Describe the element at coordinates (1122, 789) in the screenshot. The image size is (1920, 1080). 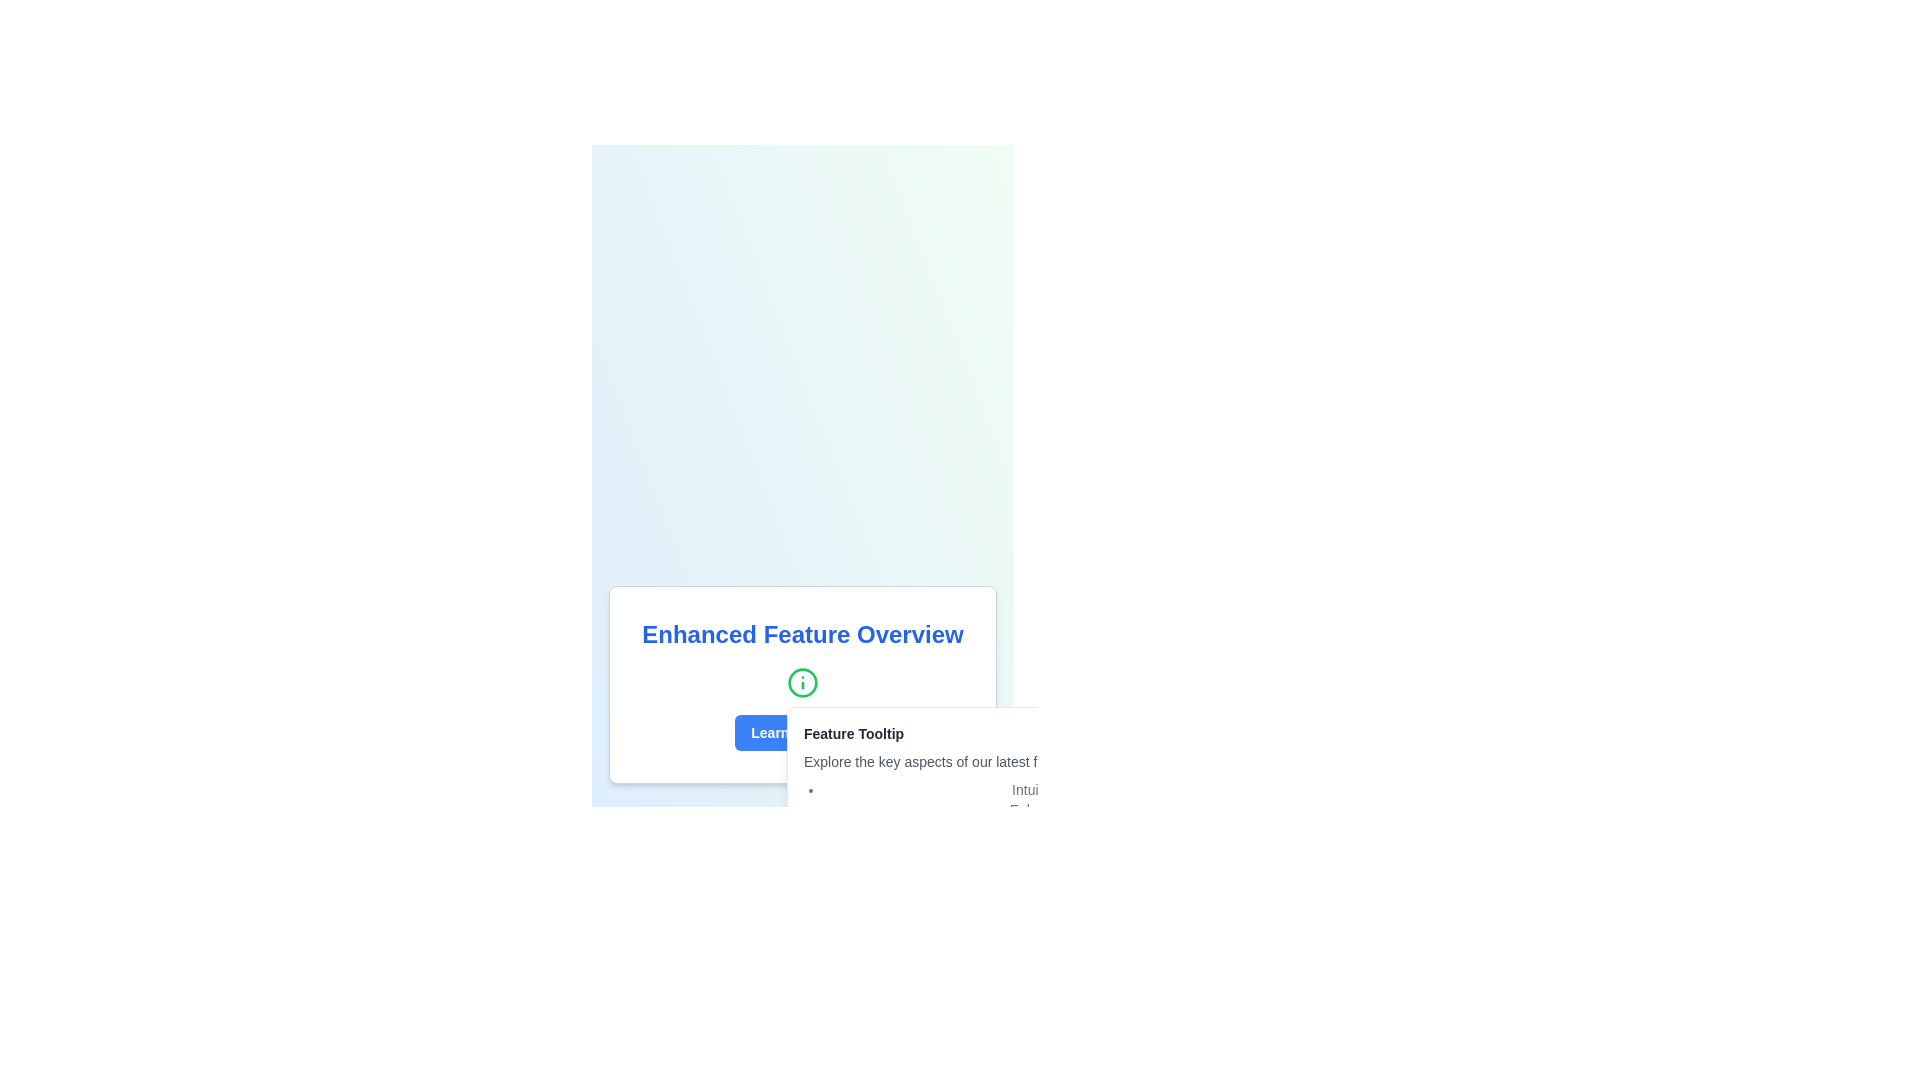
I see `the first item in the bullet list within the 'Feature Tooltip' located in the lower-right corner of the interface` at that location.